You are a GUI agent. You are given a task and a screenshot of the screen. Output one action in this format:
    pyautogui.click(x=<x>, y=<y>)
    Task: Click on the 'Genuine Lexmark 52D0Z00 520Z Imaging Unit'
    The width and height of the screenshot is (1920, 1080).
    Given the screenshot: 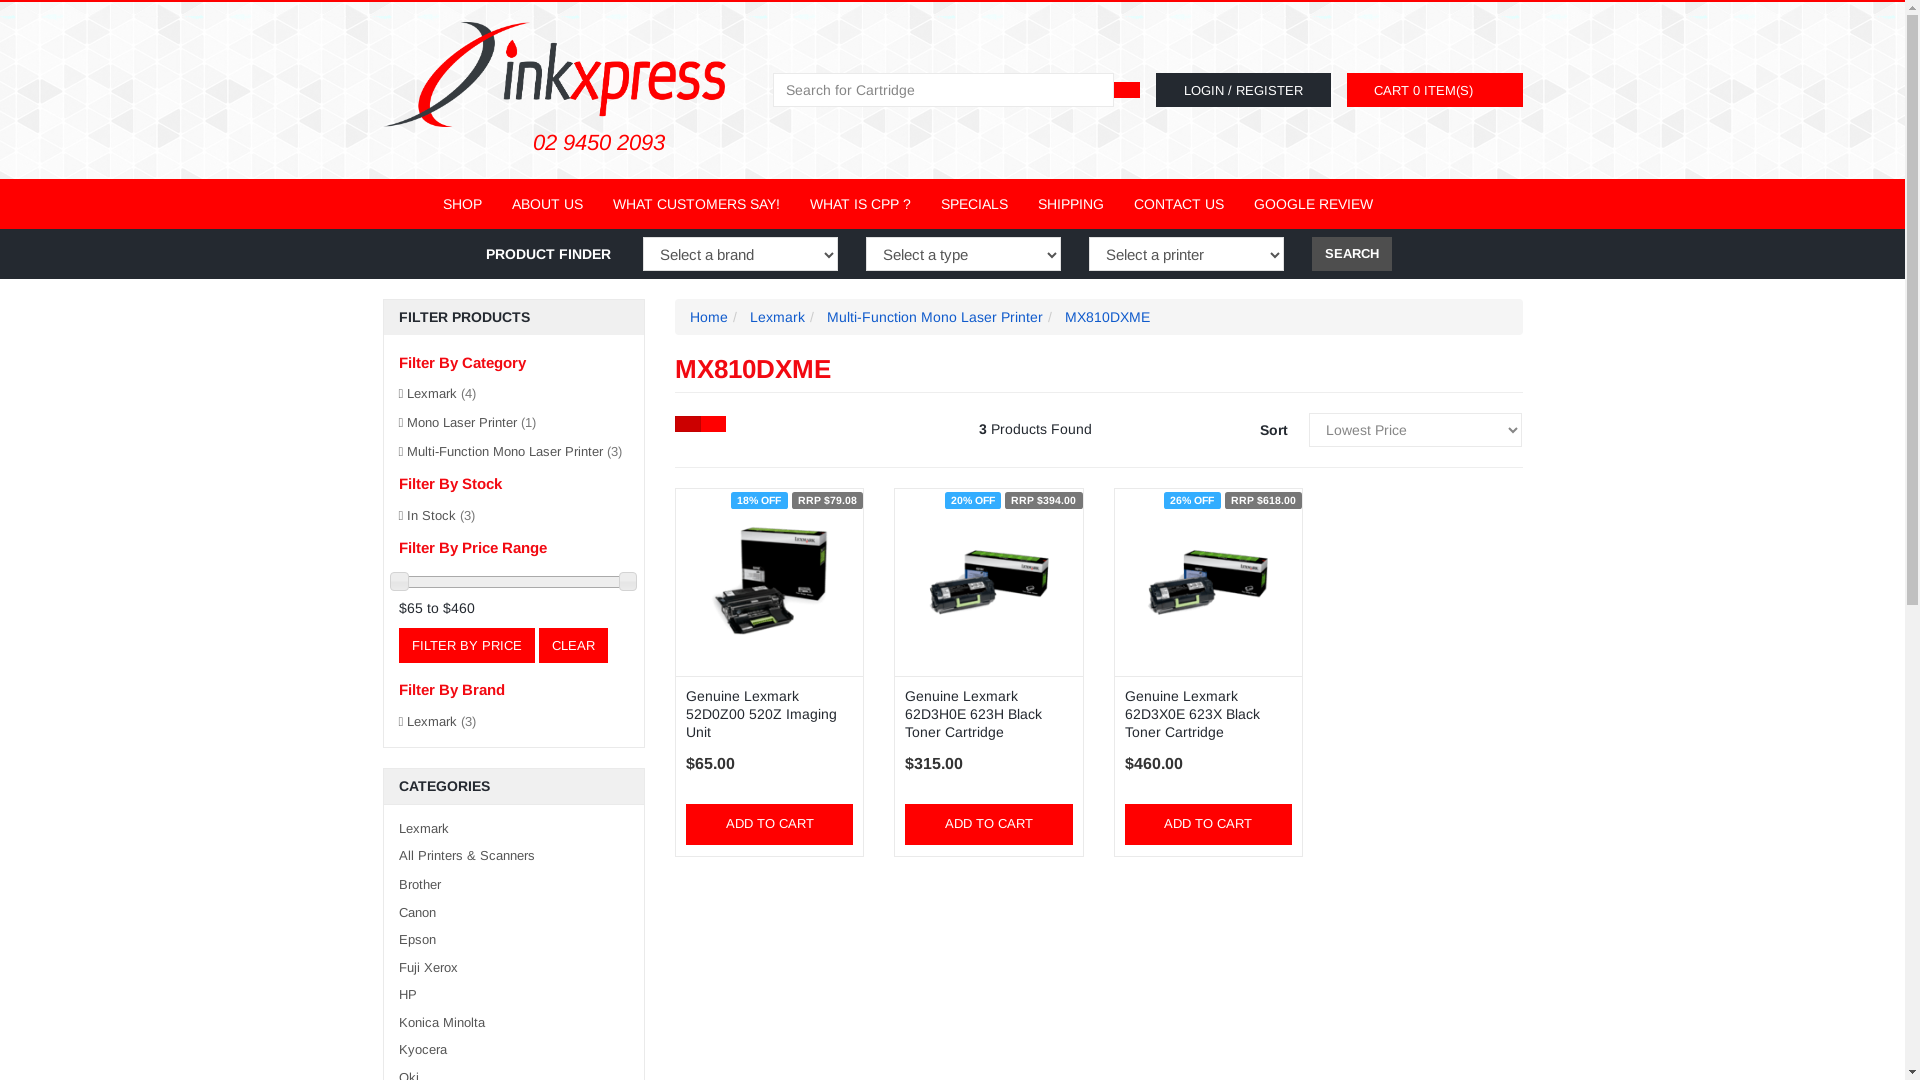 What is the action you would take?
    pyautogui.click(x=760, y=712)
    